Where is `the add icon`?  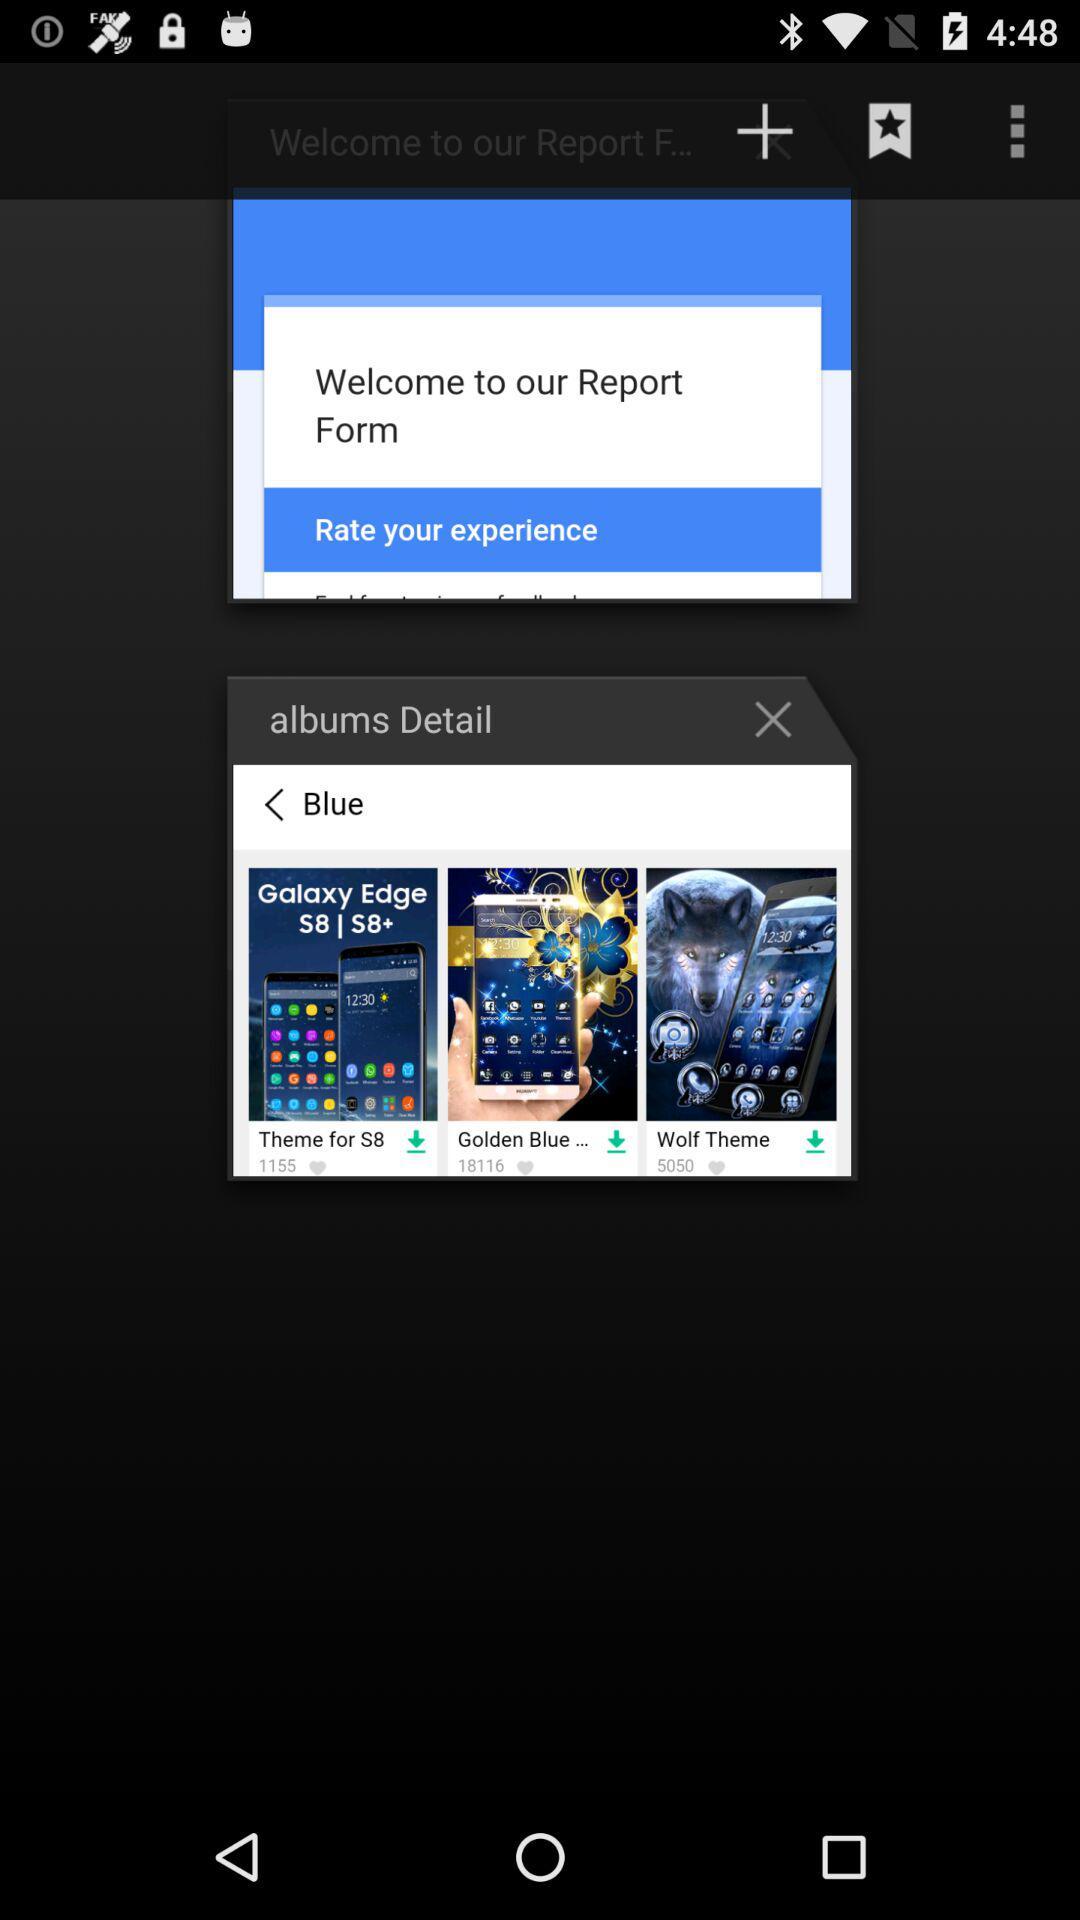
the add icon is located at coordinates (764, 139).